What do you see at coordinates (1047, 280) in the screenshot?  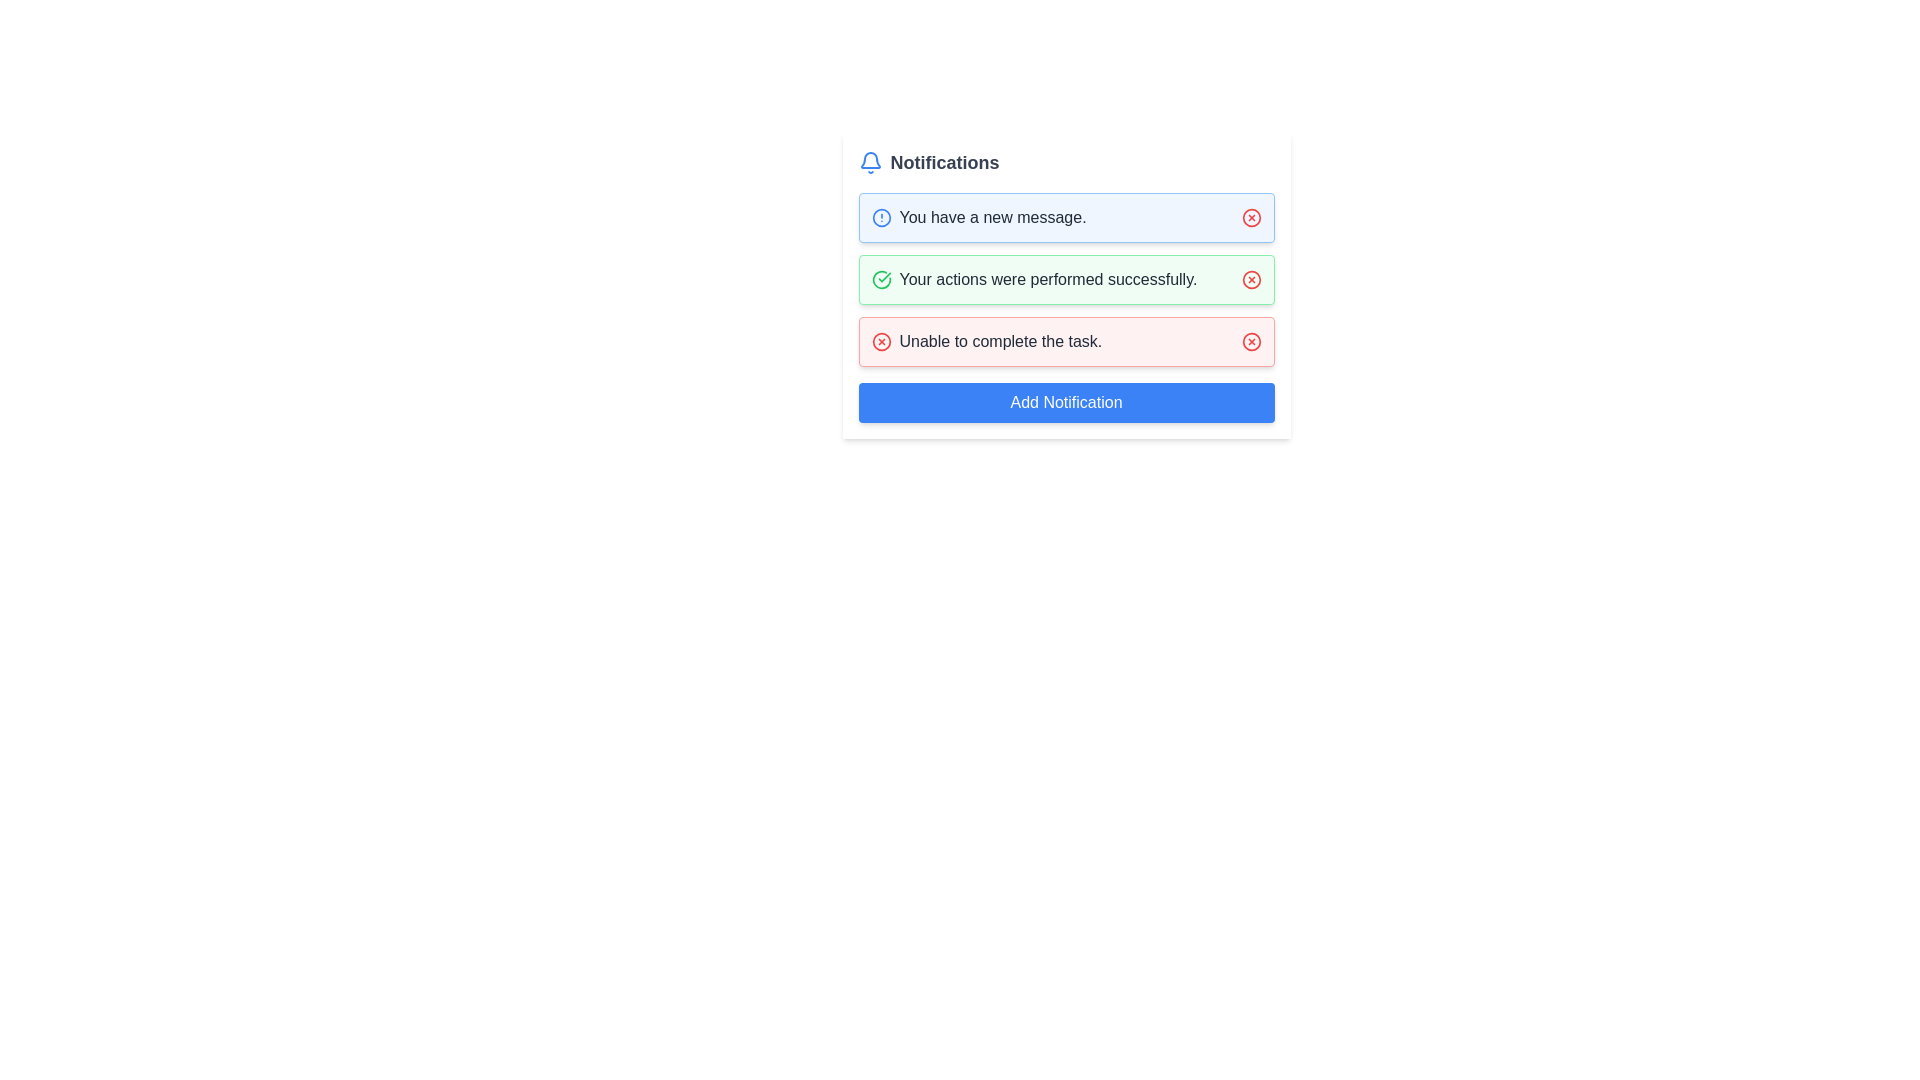 I see `the second notification in the list, which is a Text Label with a green background and a check icon to the left, indicating successful action execution` at bounding box center [1047, 280].